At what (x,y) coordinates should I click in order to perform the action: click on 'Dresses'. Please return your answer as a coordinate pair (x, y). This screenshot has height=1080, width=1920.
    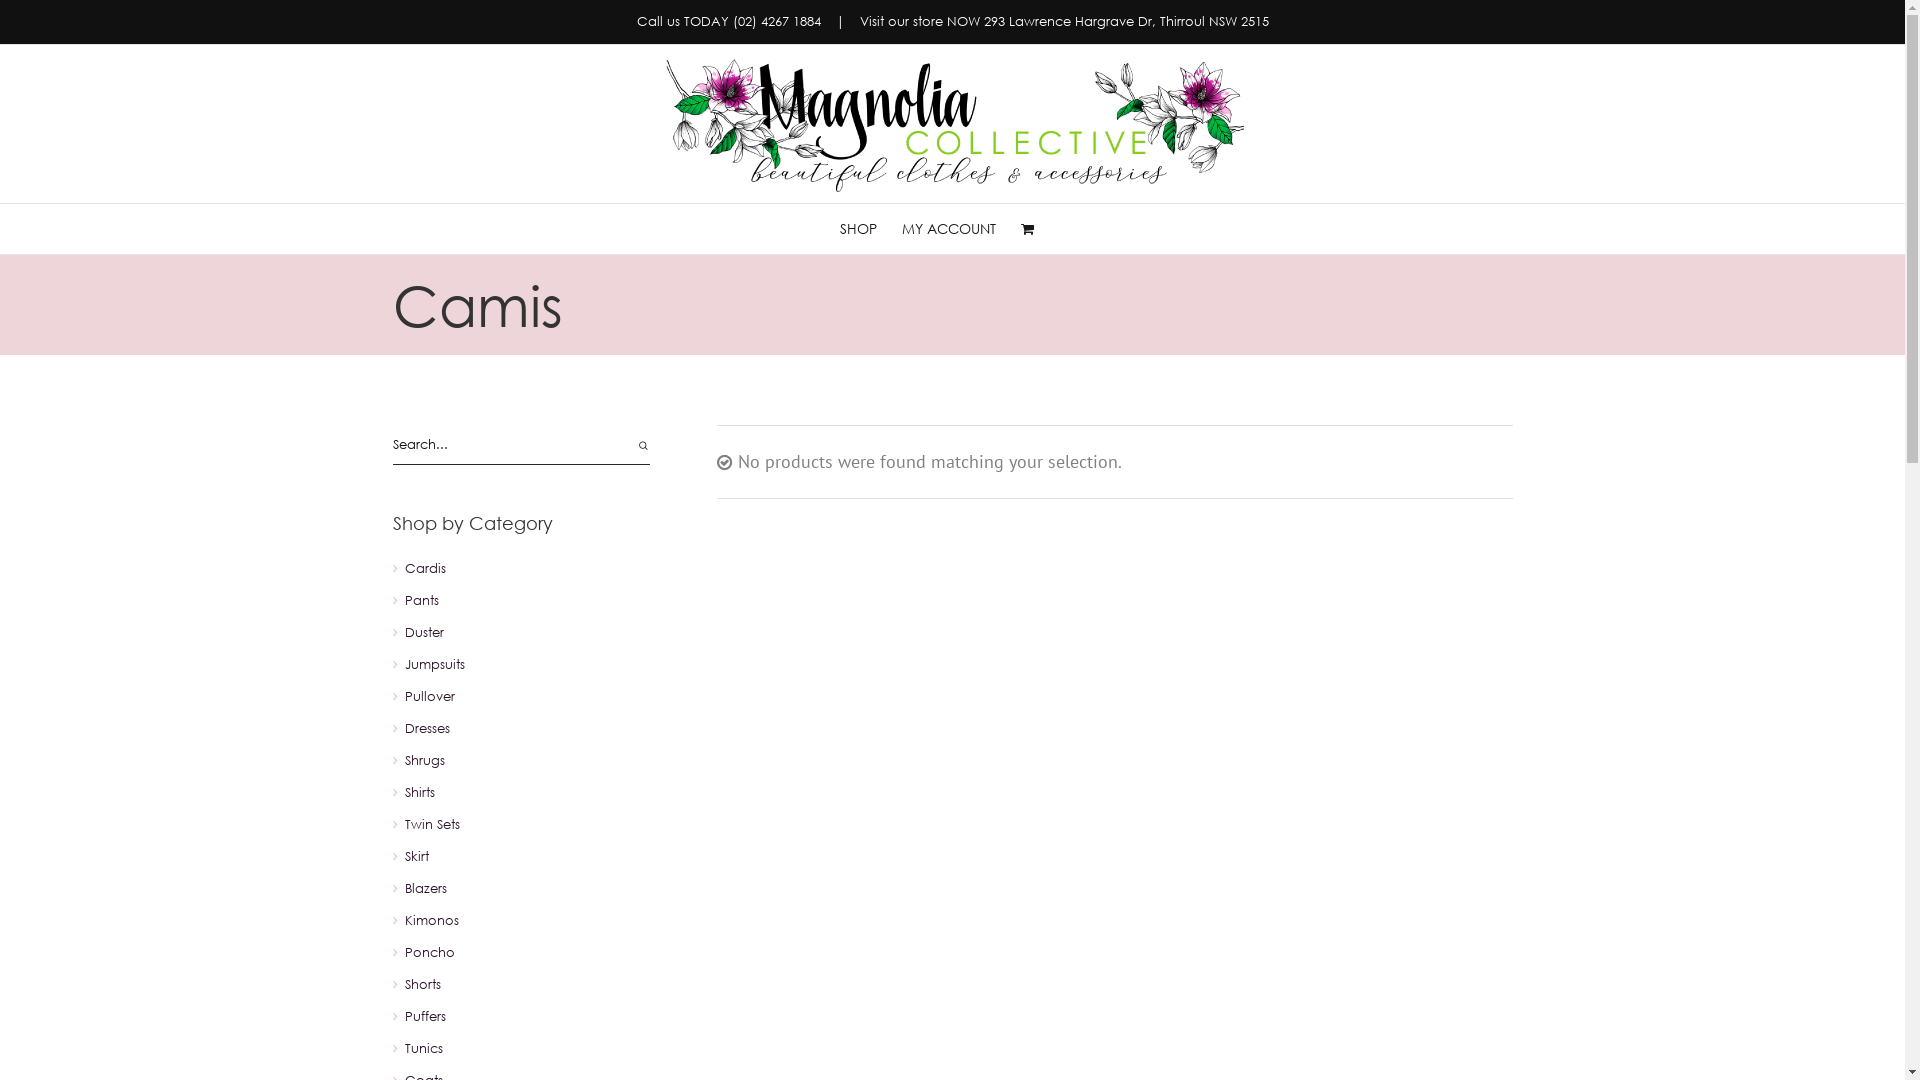
    Looking at the image, I should click on (425, 729).